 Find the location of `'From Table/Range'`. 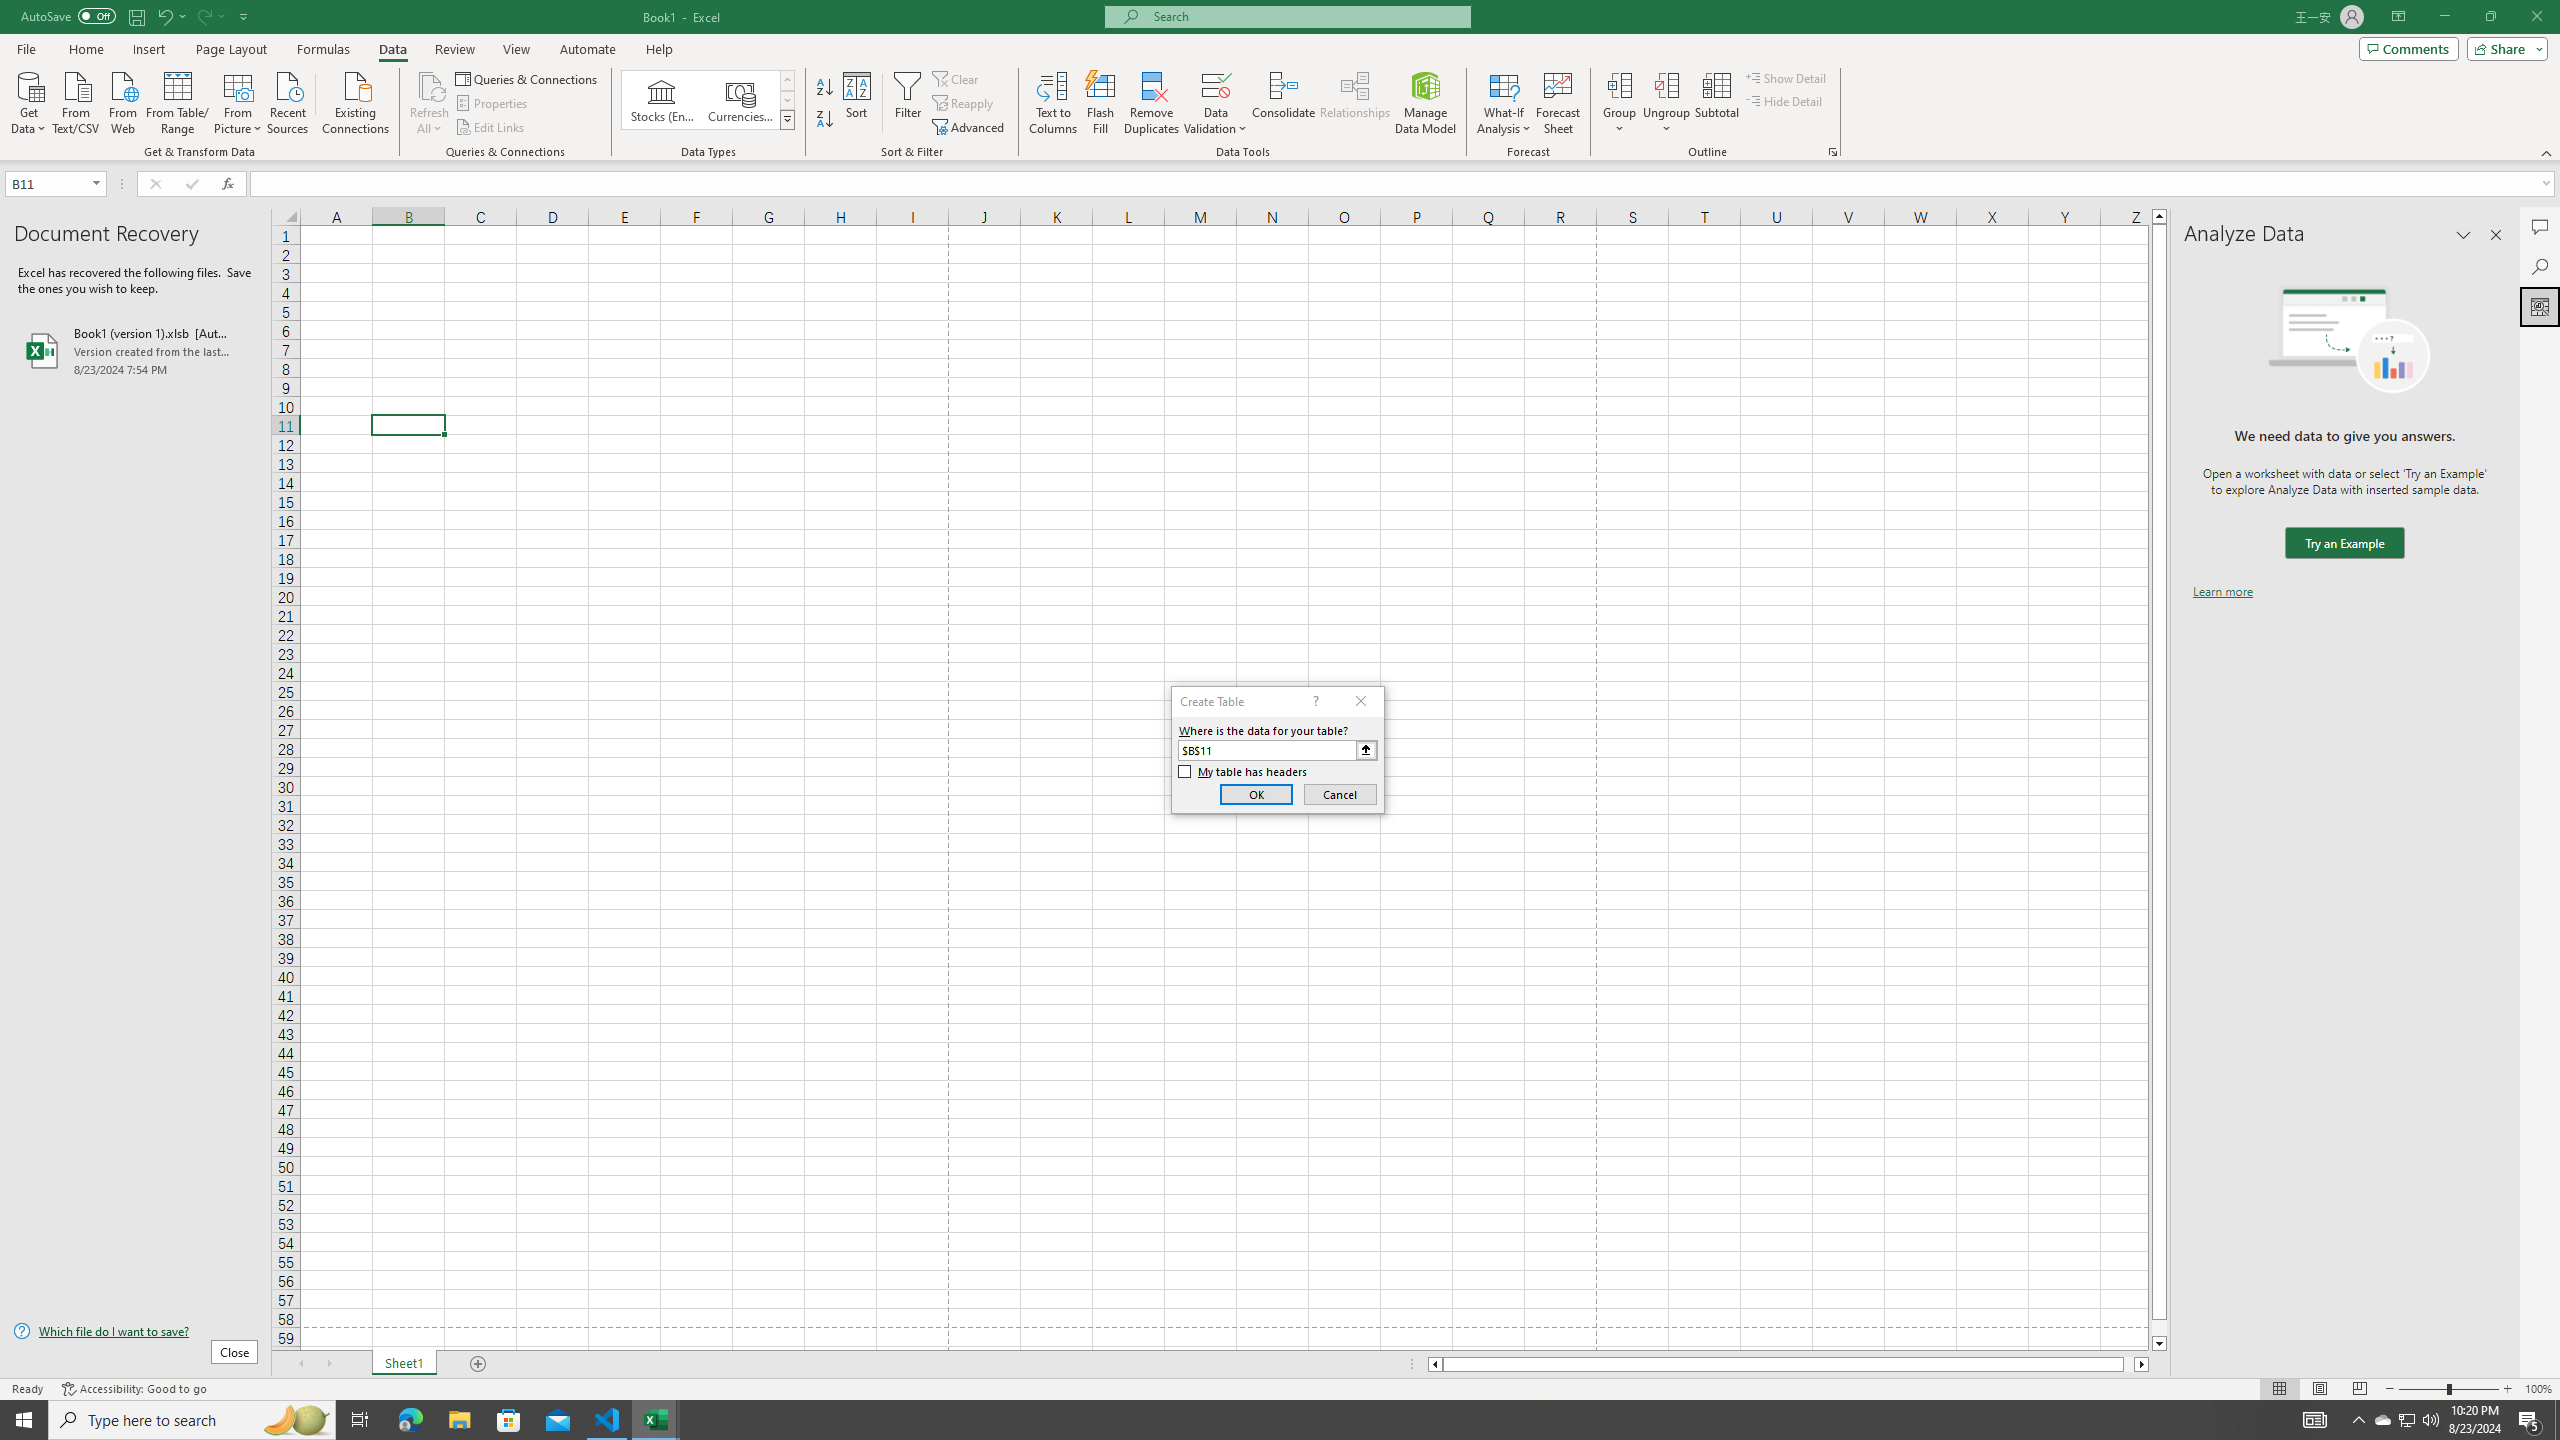

'From Table/Range' is located at coordinates (176, 100).